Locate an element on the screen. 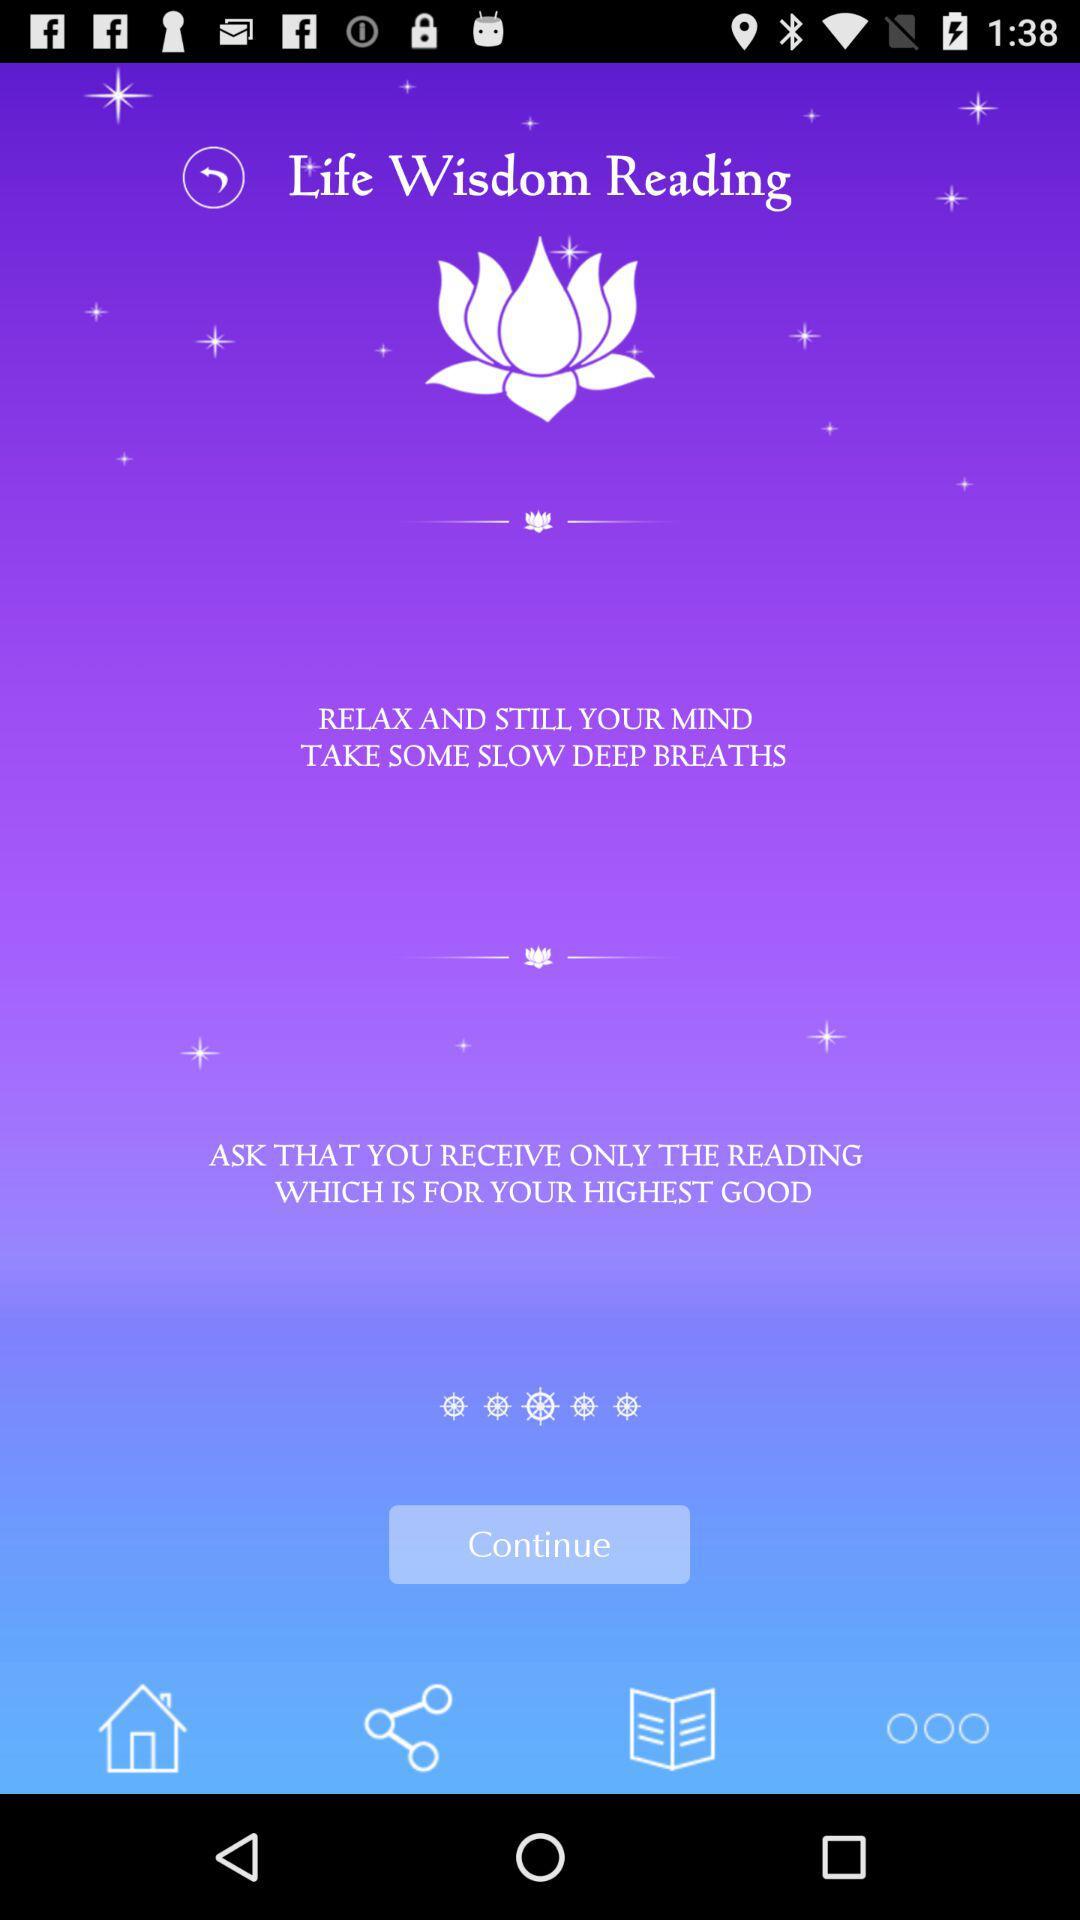 The width and height of the screenshot is (1080, 1920). go home is located at coordinates (141, 1727).